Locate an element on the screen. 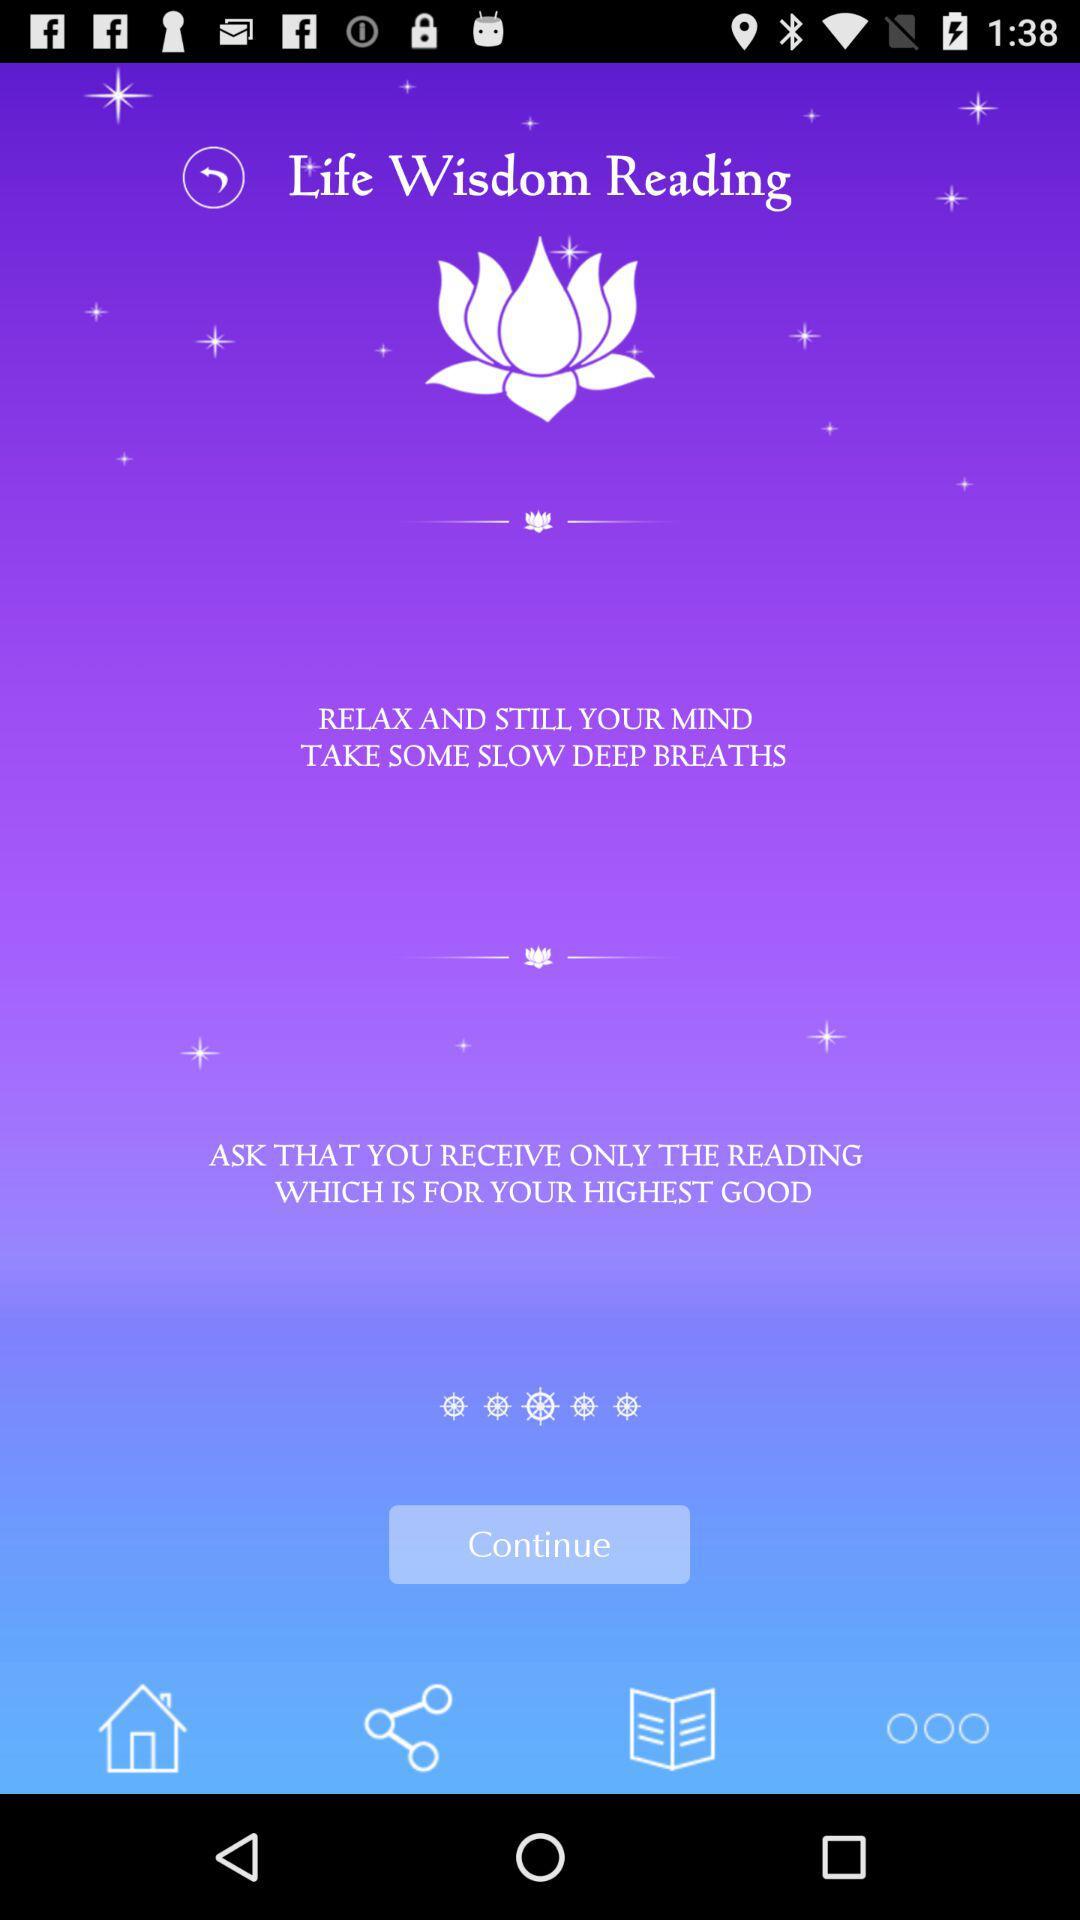 The width and height of the screenshot is (1080, 1920). go home is located at coordinates (141, 1727).